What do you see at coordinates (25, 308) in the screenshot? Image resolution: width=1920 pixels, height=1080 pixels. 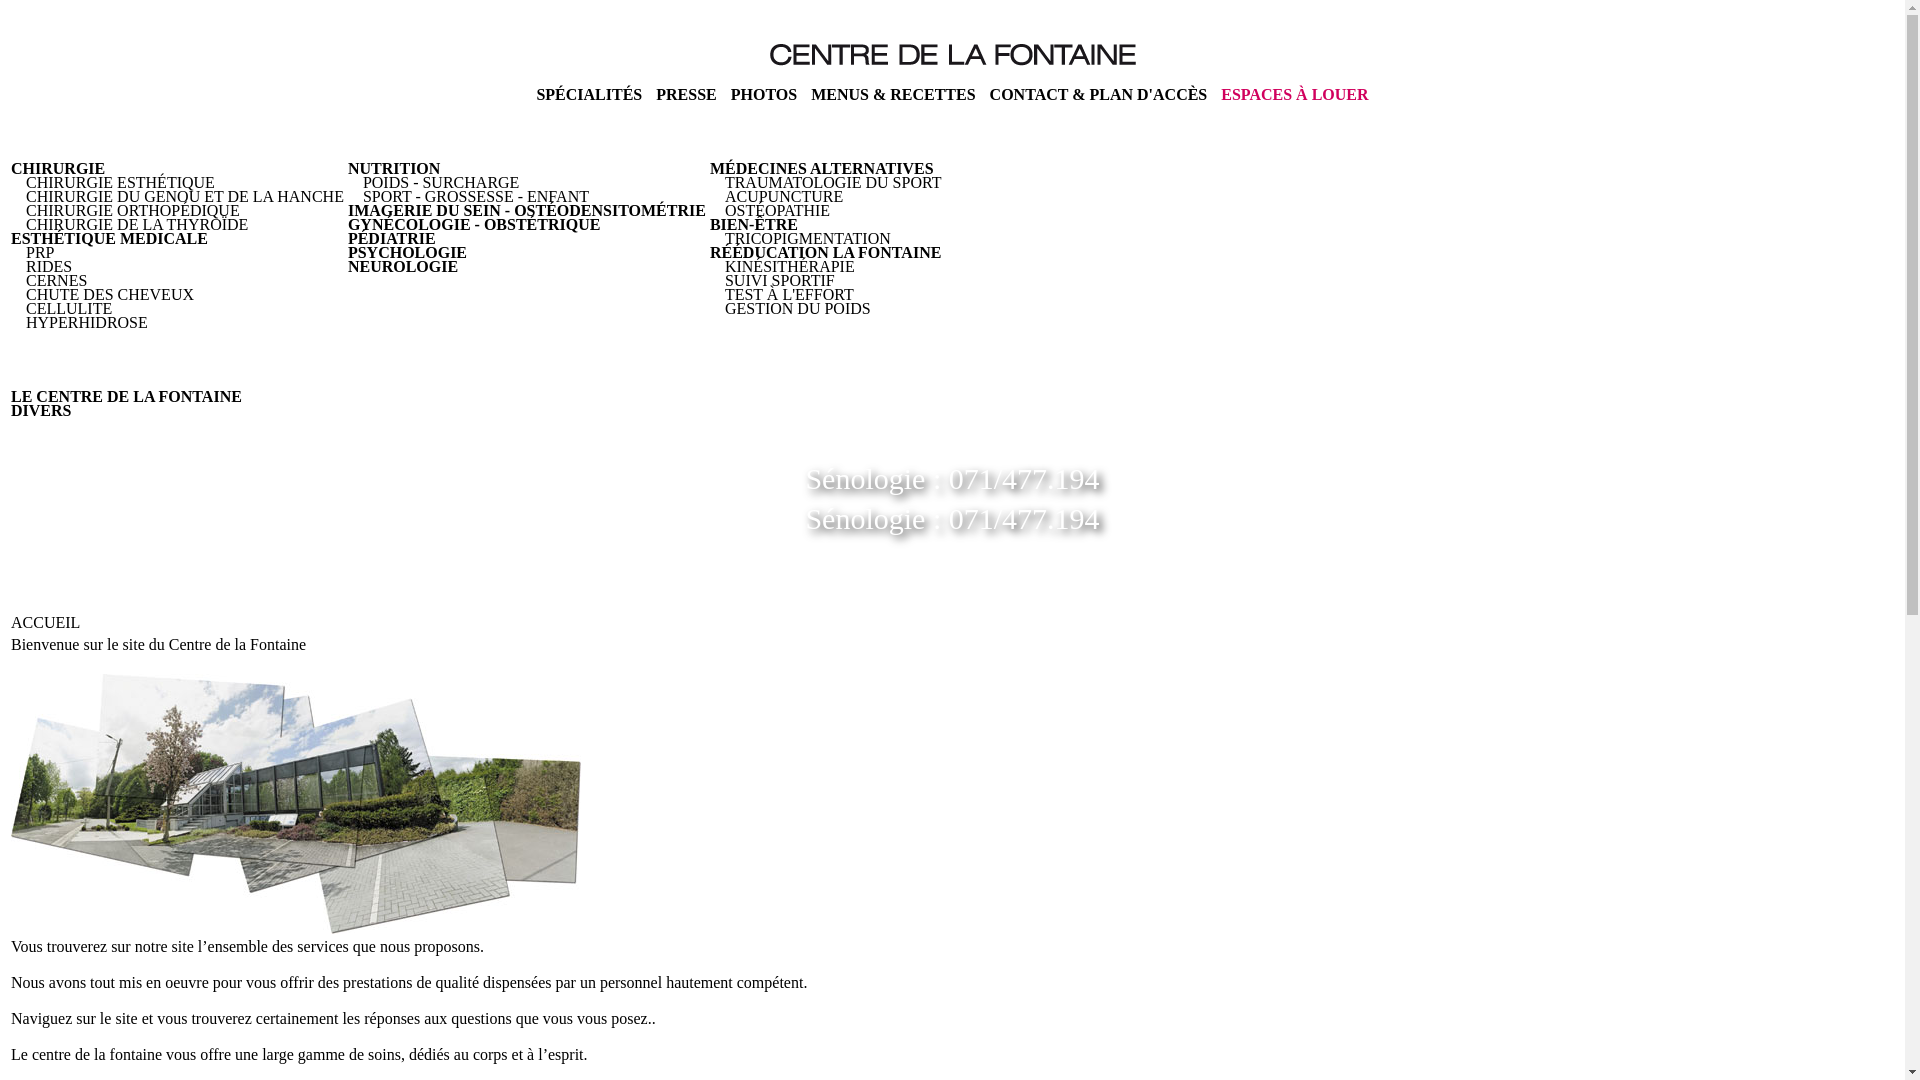 I see `'CELLULITE'` at bounding box center [25, 308].